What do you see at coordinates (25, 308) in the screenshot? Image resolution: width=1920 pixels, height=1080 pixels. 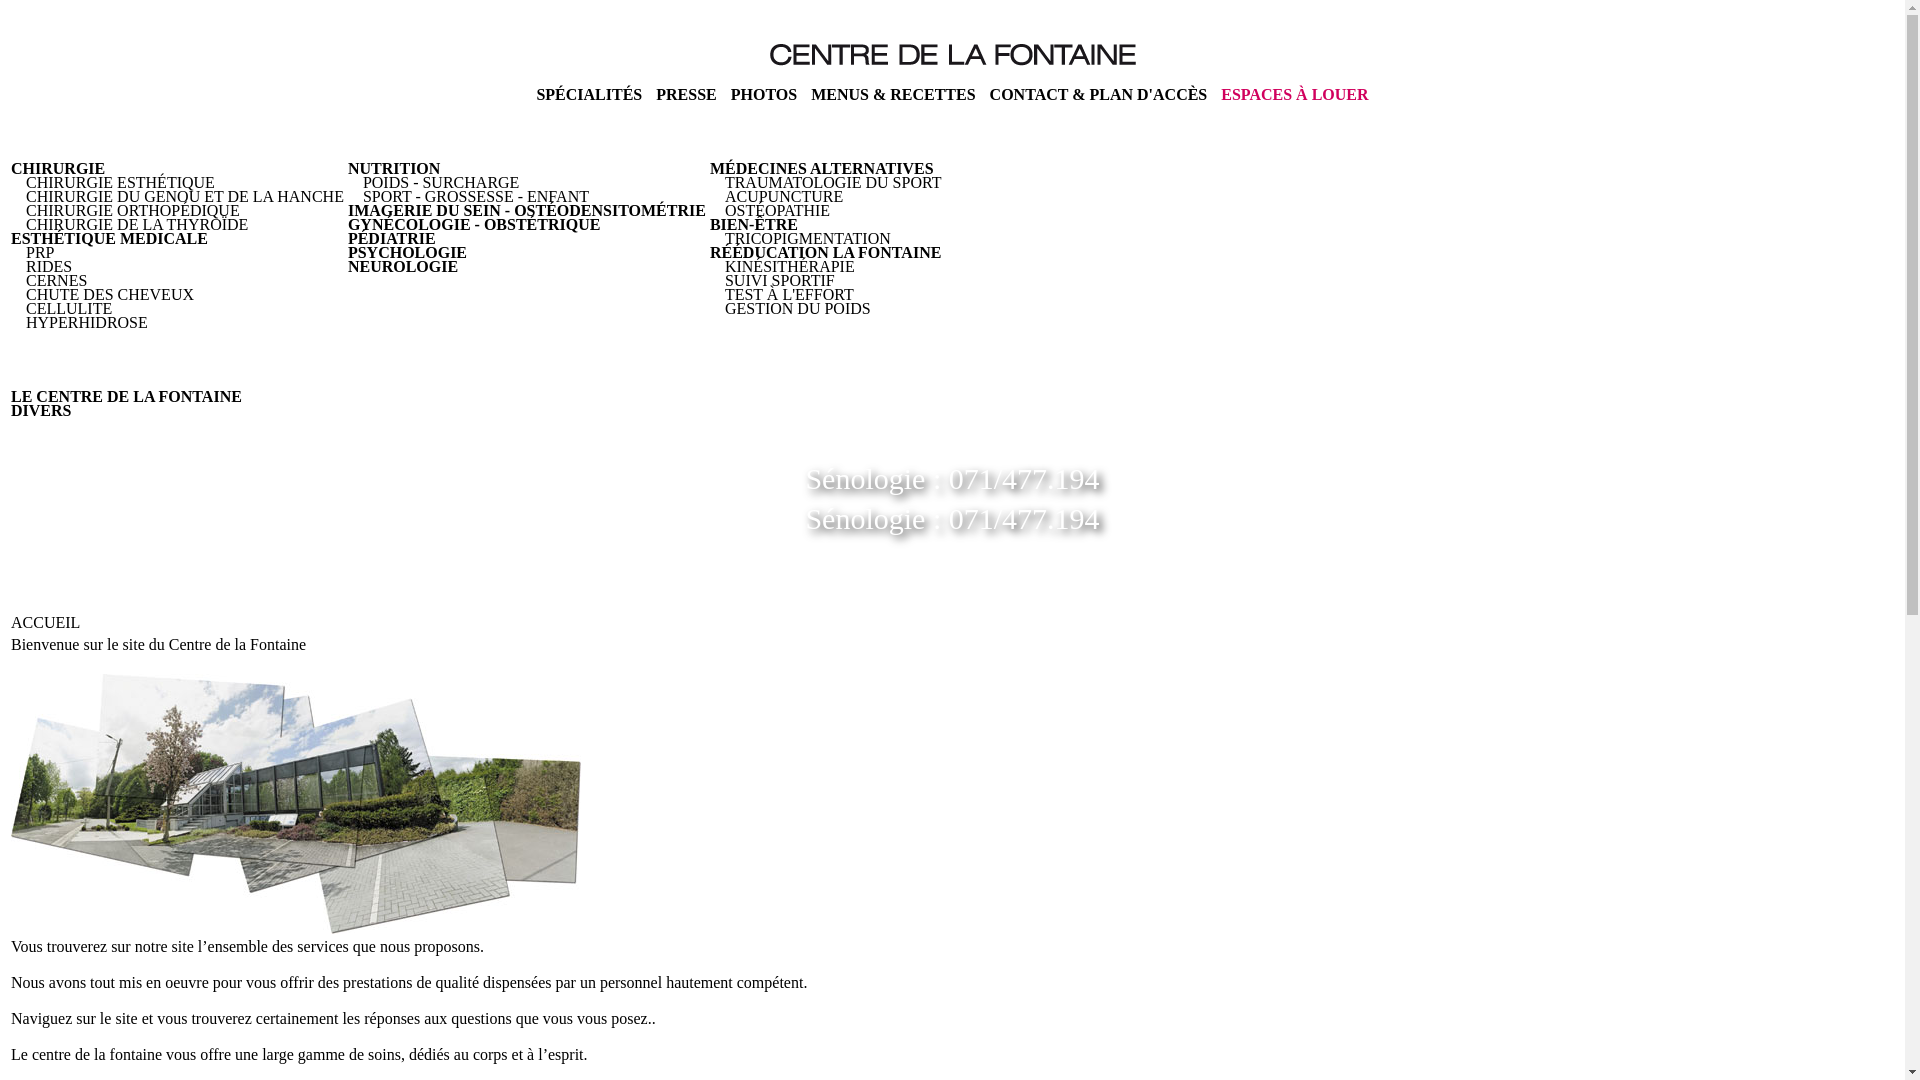 I see `'CELLULITE'` at bounding box center [25, 308].